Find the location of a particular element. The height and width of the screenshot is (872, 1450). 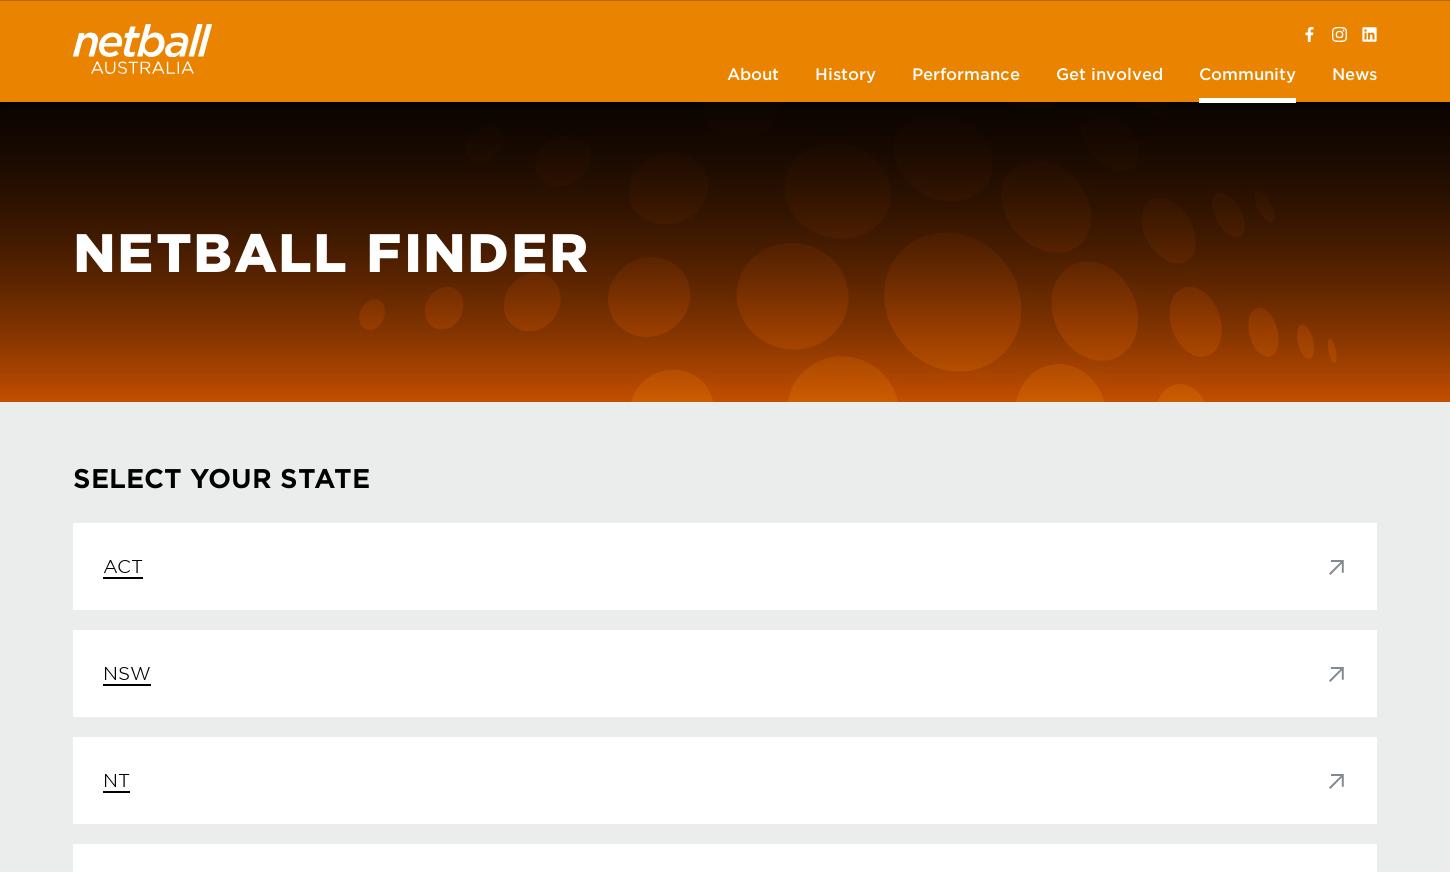

'Rules of Netball' is located at coordinates (804, 338).